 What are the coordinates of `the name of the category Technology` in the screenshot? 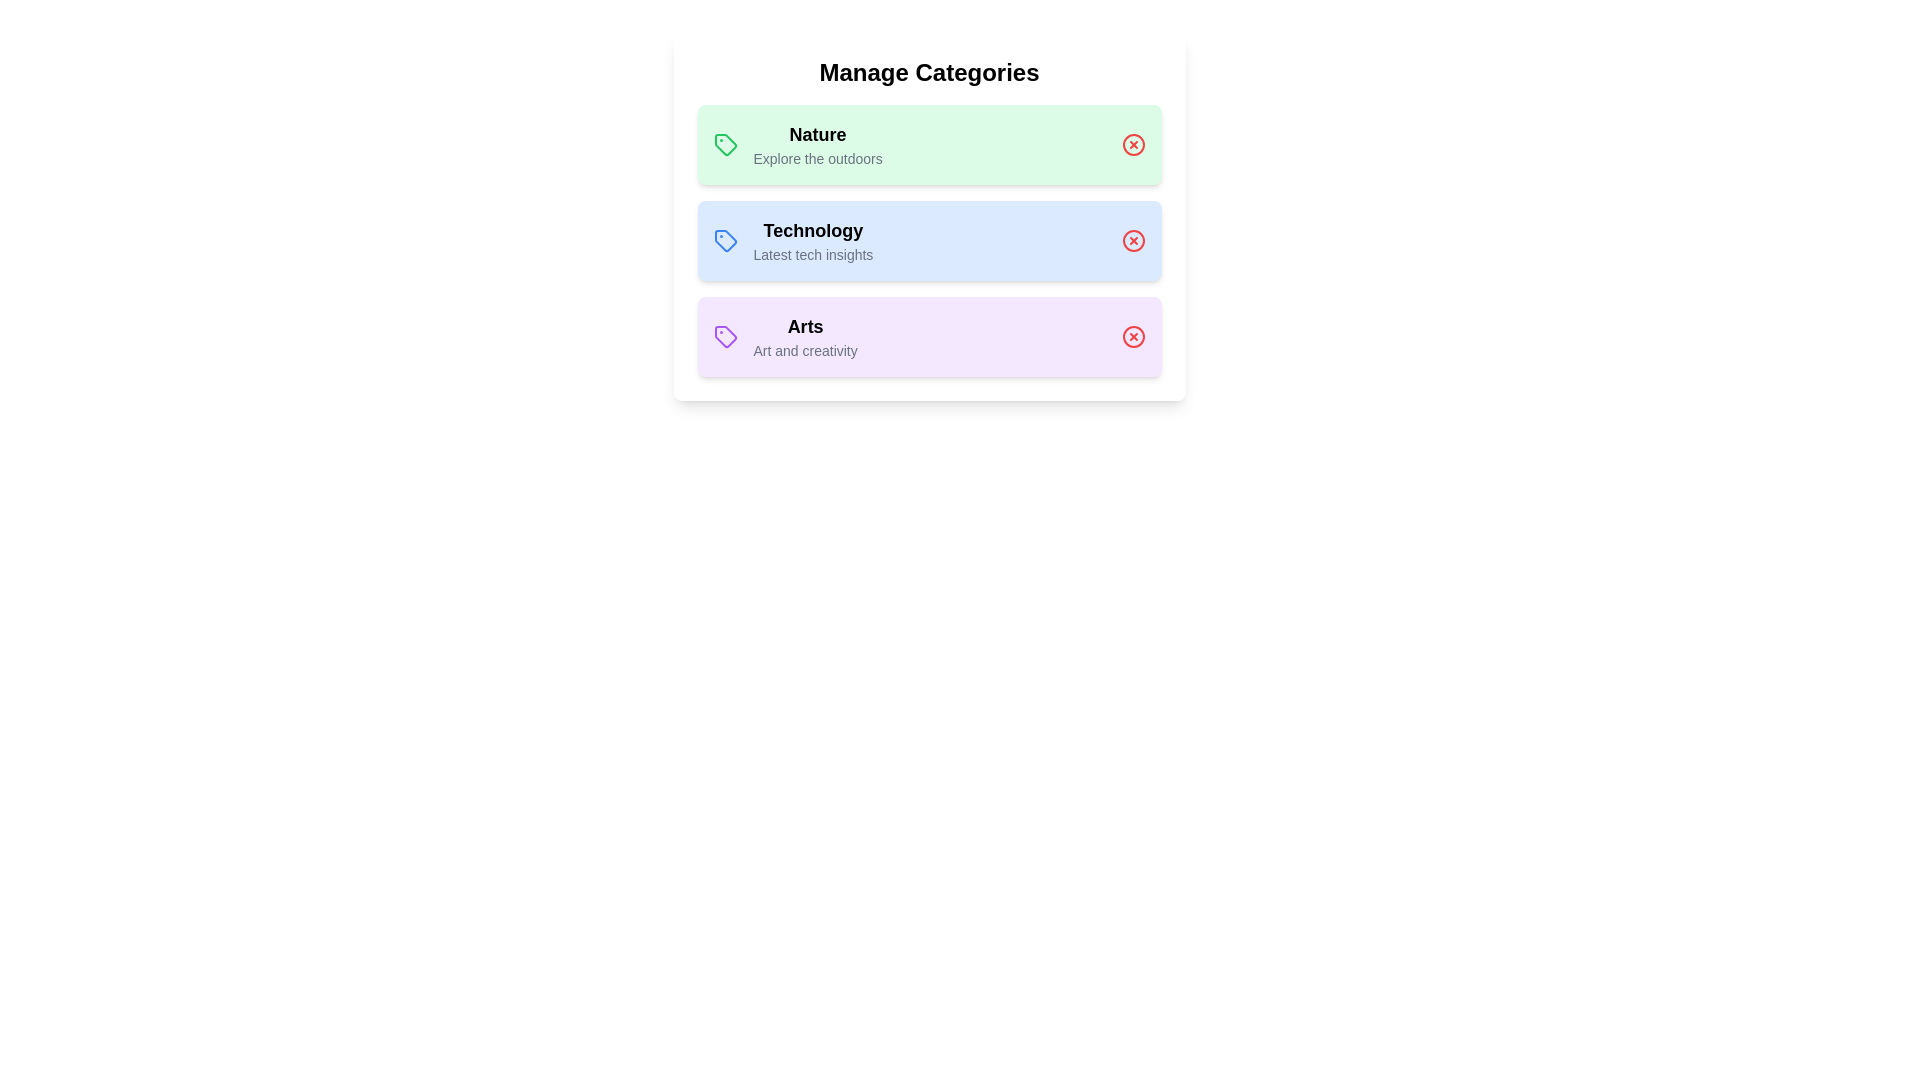 It's located at (813, 230).